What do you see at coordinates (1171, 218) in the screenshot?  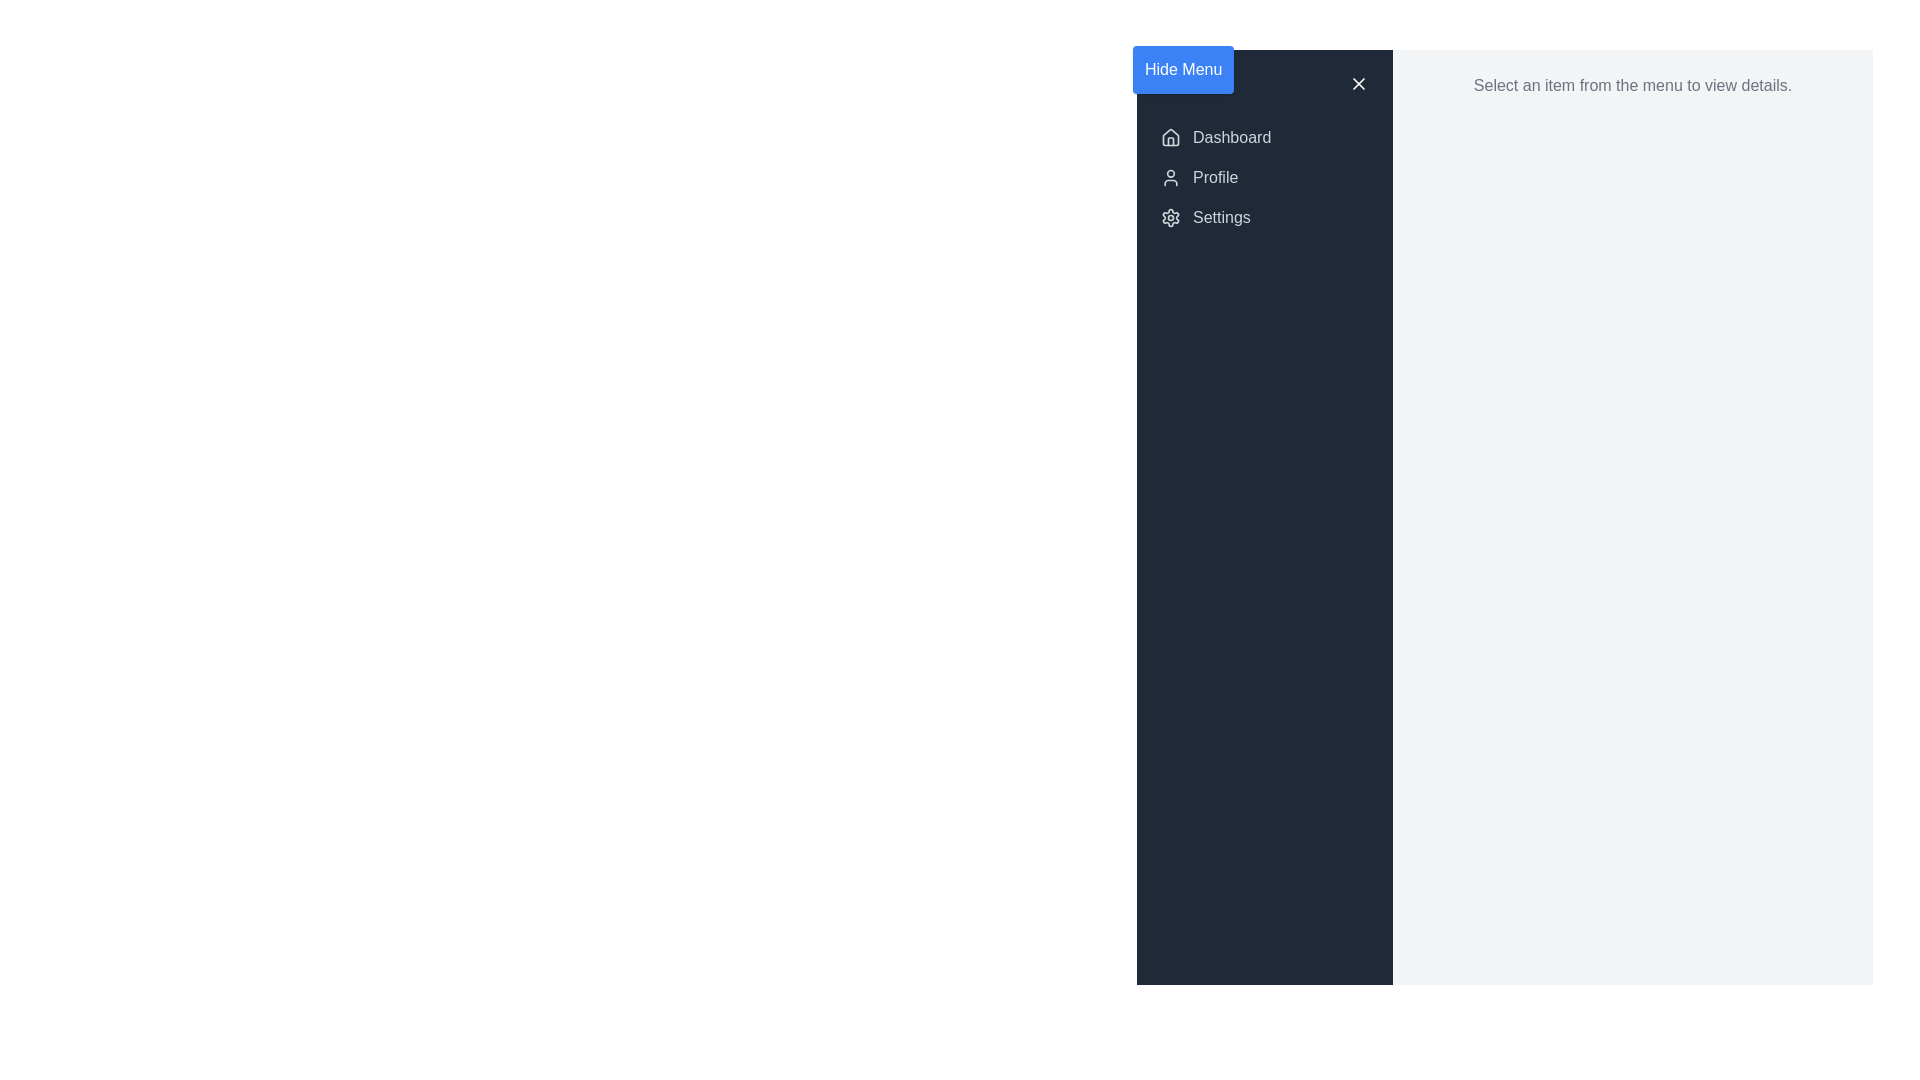 I see `the gear icon representing settings, located next to the text 'Settings' in the vertical menu on the left side of the interface` at bounding box center [1171, 218].